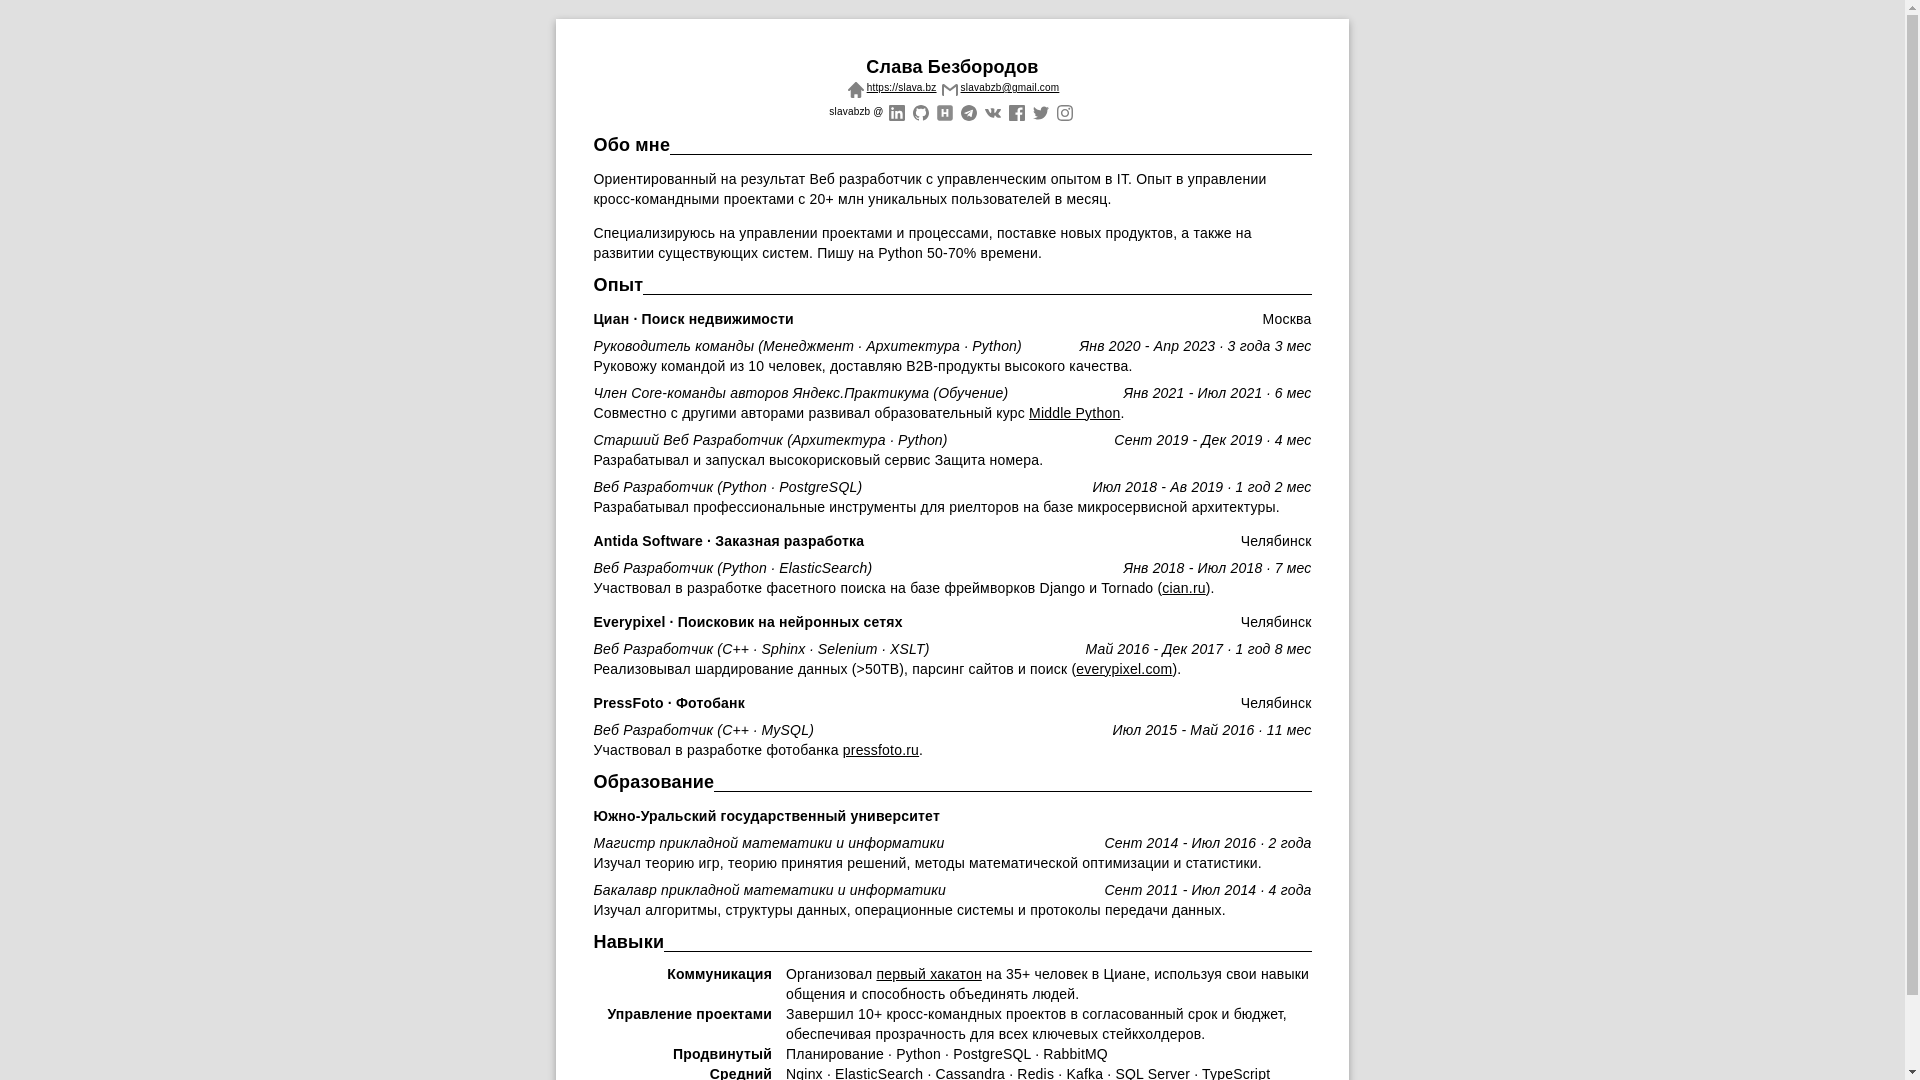 The height and width of the screenshot is (1080, 1920). I want to click on 'slavabzb', so click(919, 110).